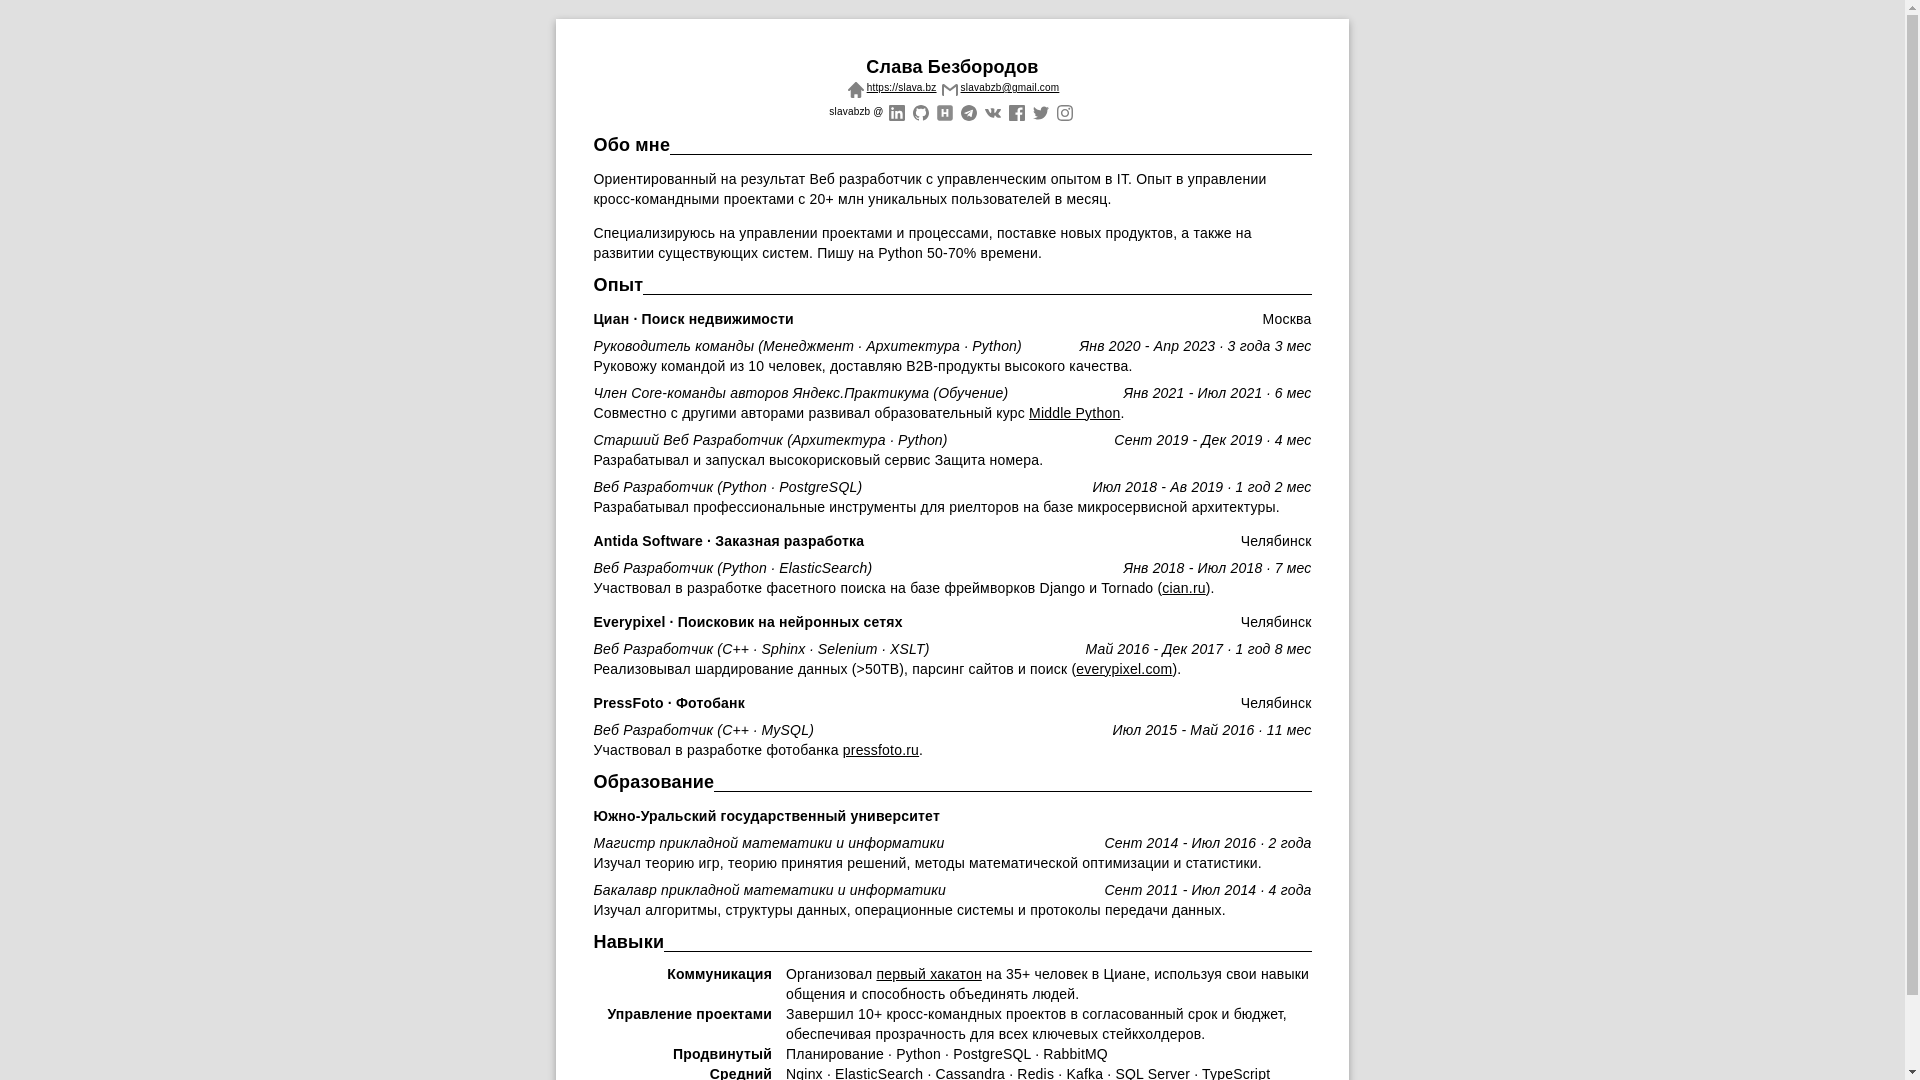 The height and width of the screenshot is (1080, 1920). I want to click on 'slavabzb', so click(919, 110).